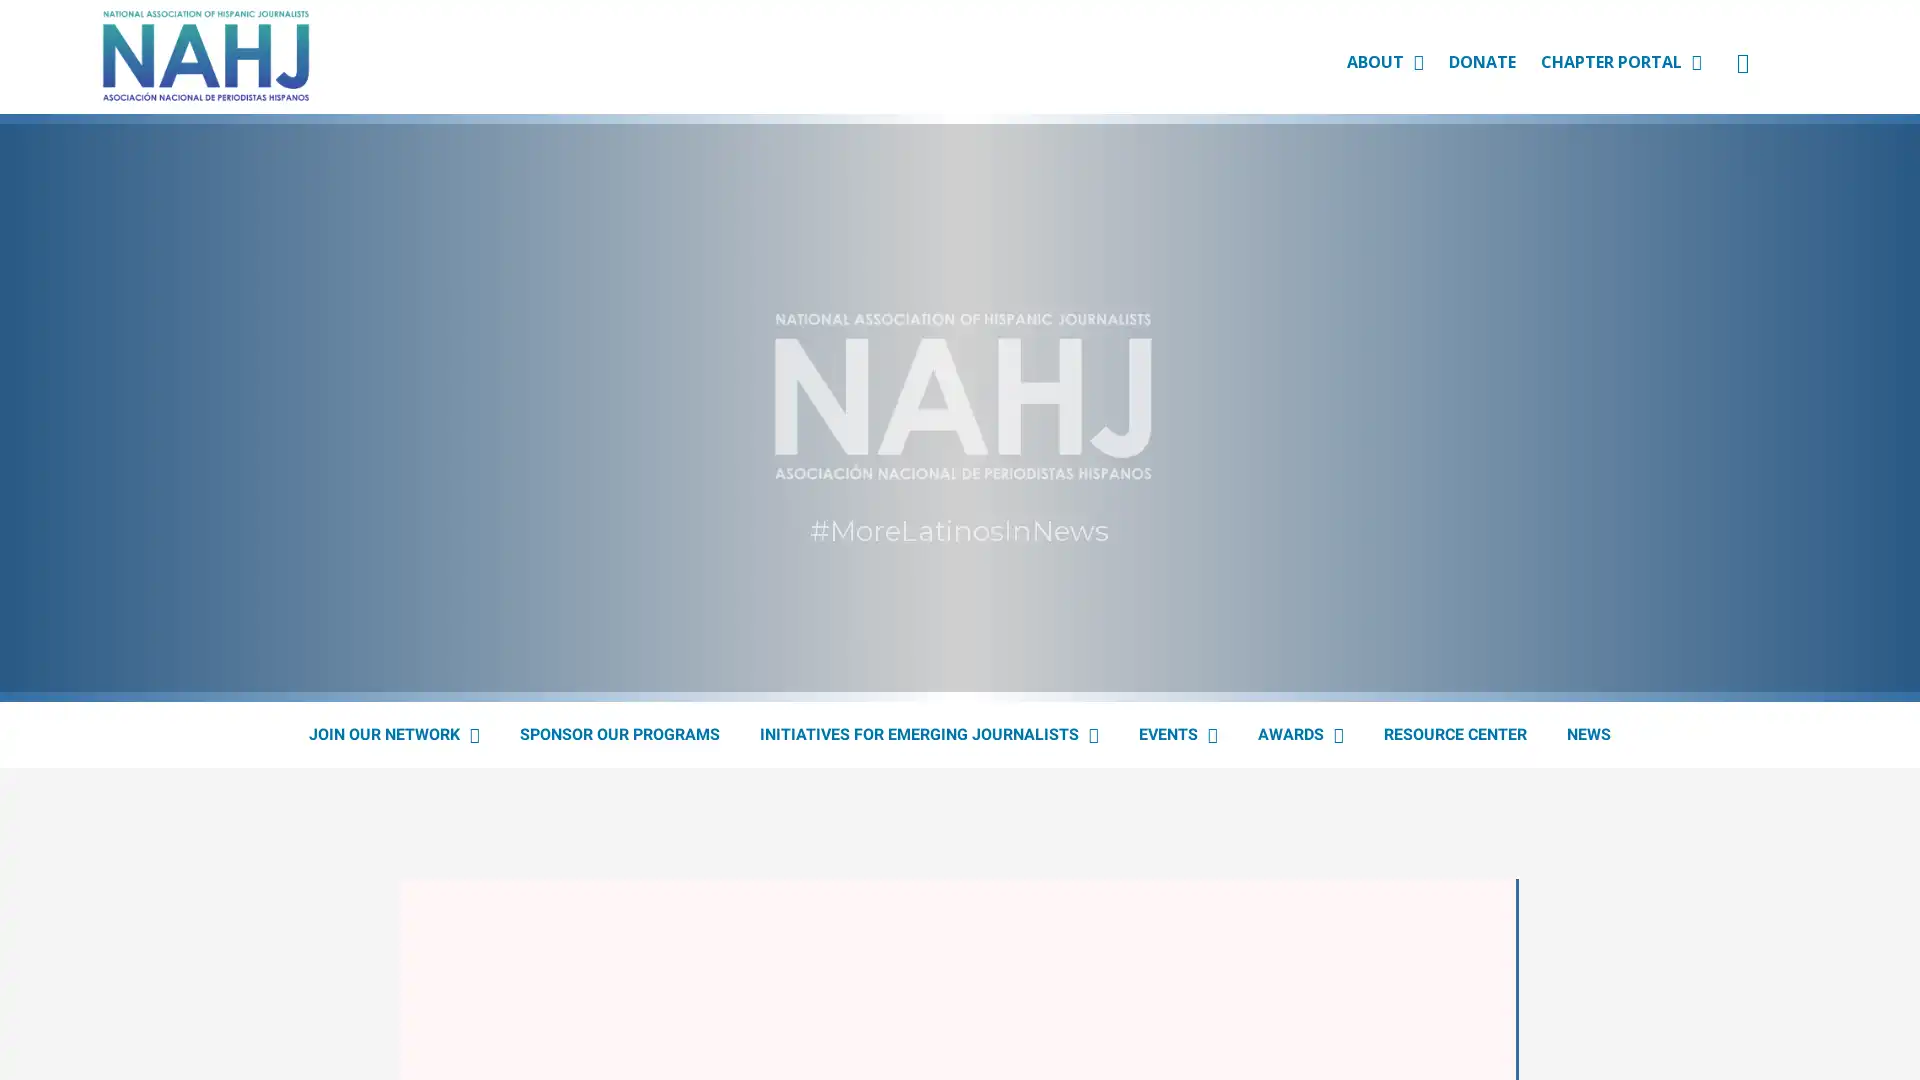 The height and width of the screenshot is (1080, 1920). What do you see at coordinates (1874, 76) in the screenshot?
I see `Close search form` at bounding box center [1874, 76].